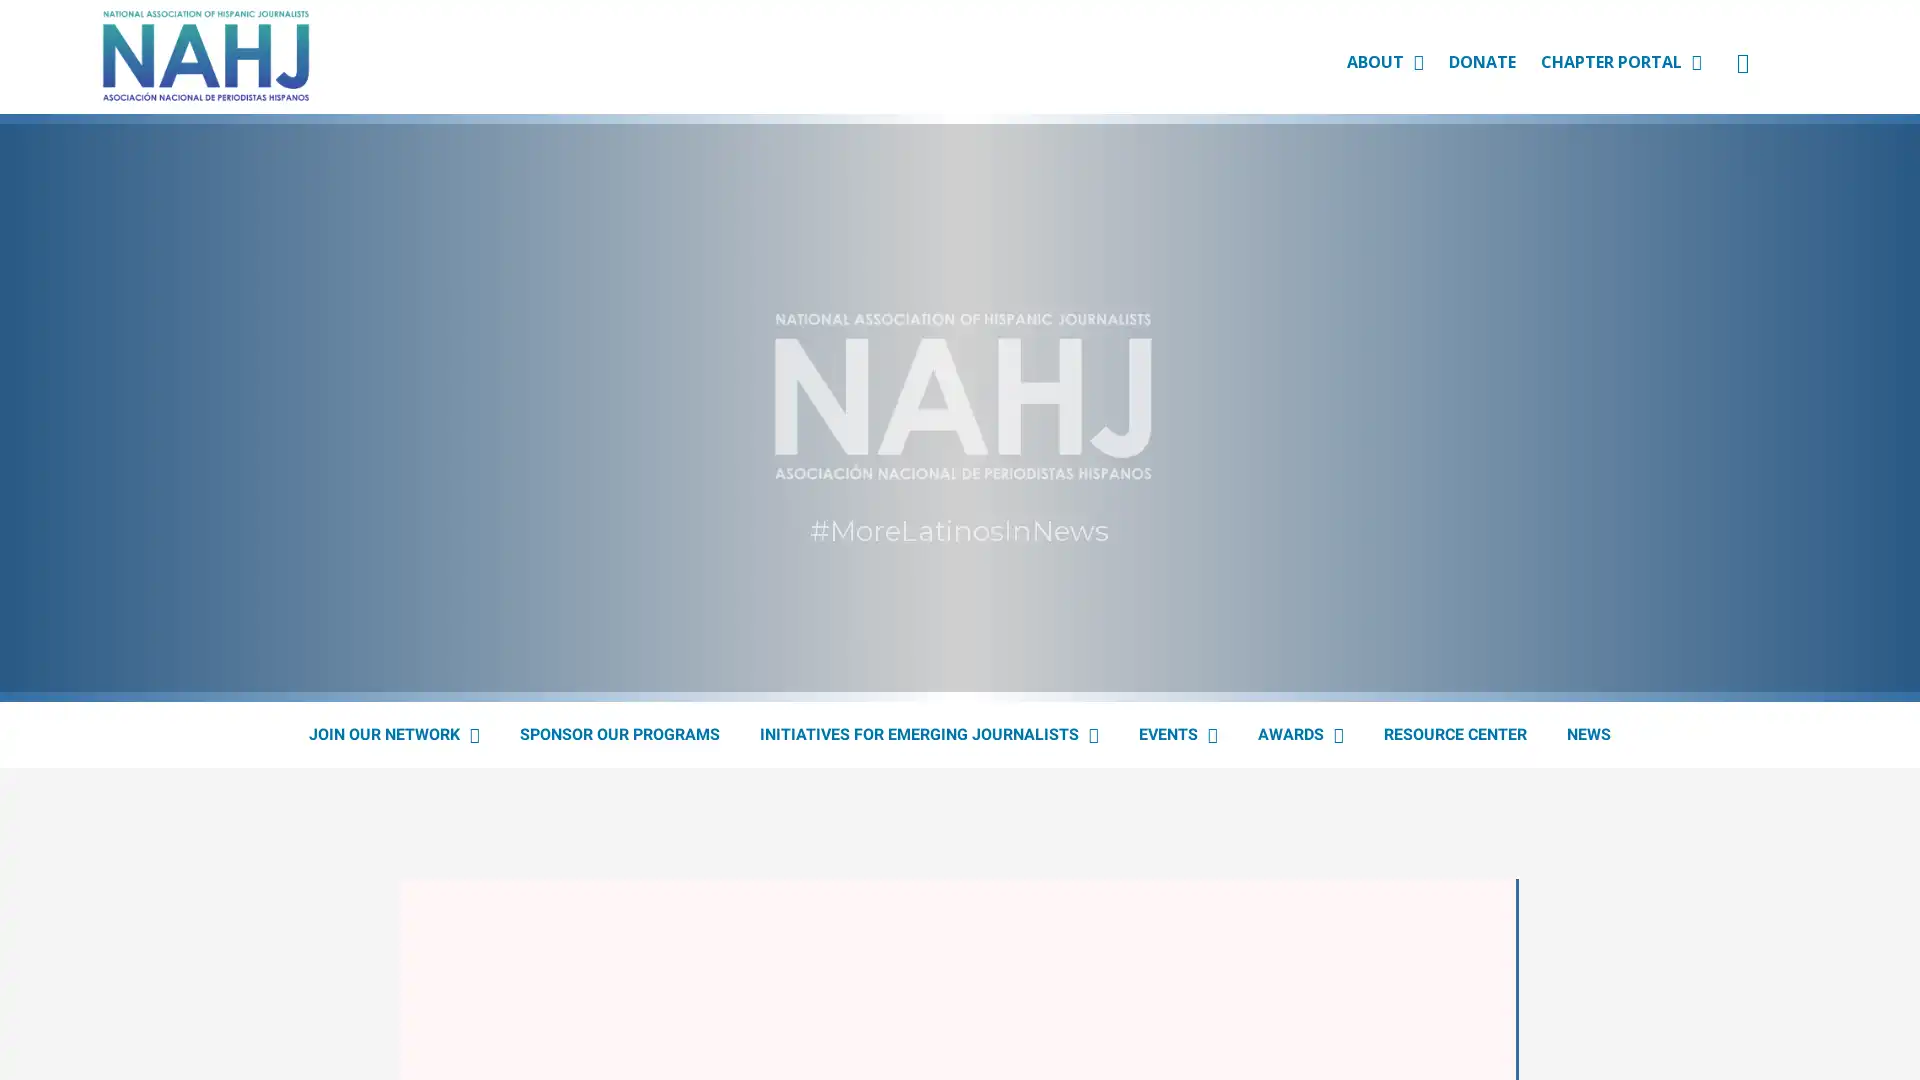 The height and width of the screenshot is (1080, 1920). What do you see at coordinates (1874, 76) in the screenshot?
I see `Close search form` at bounding box center [1874, 76].